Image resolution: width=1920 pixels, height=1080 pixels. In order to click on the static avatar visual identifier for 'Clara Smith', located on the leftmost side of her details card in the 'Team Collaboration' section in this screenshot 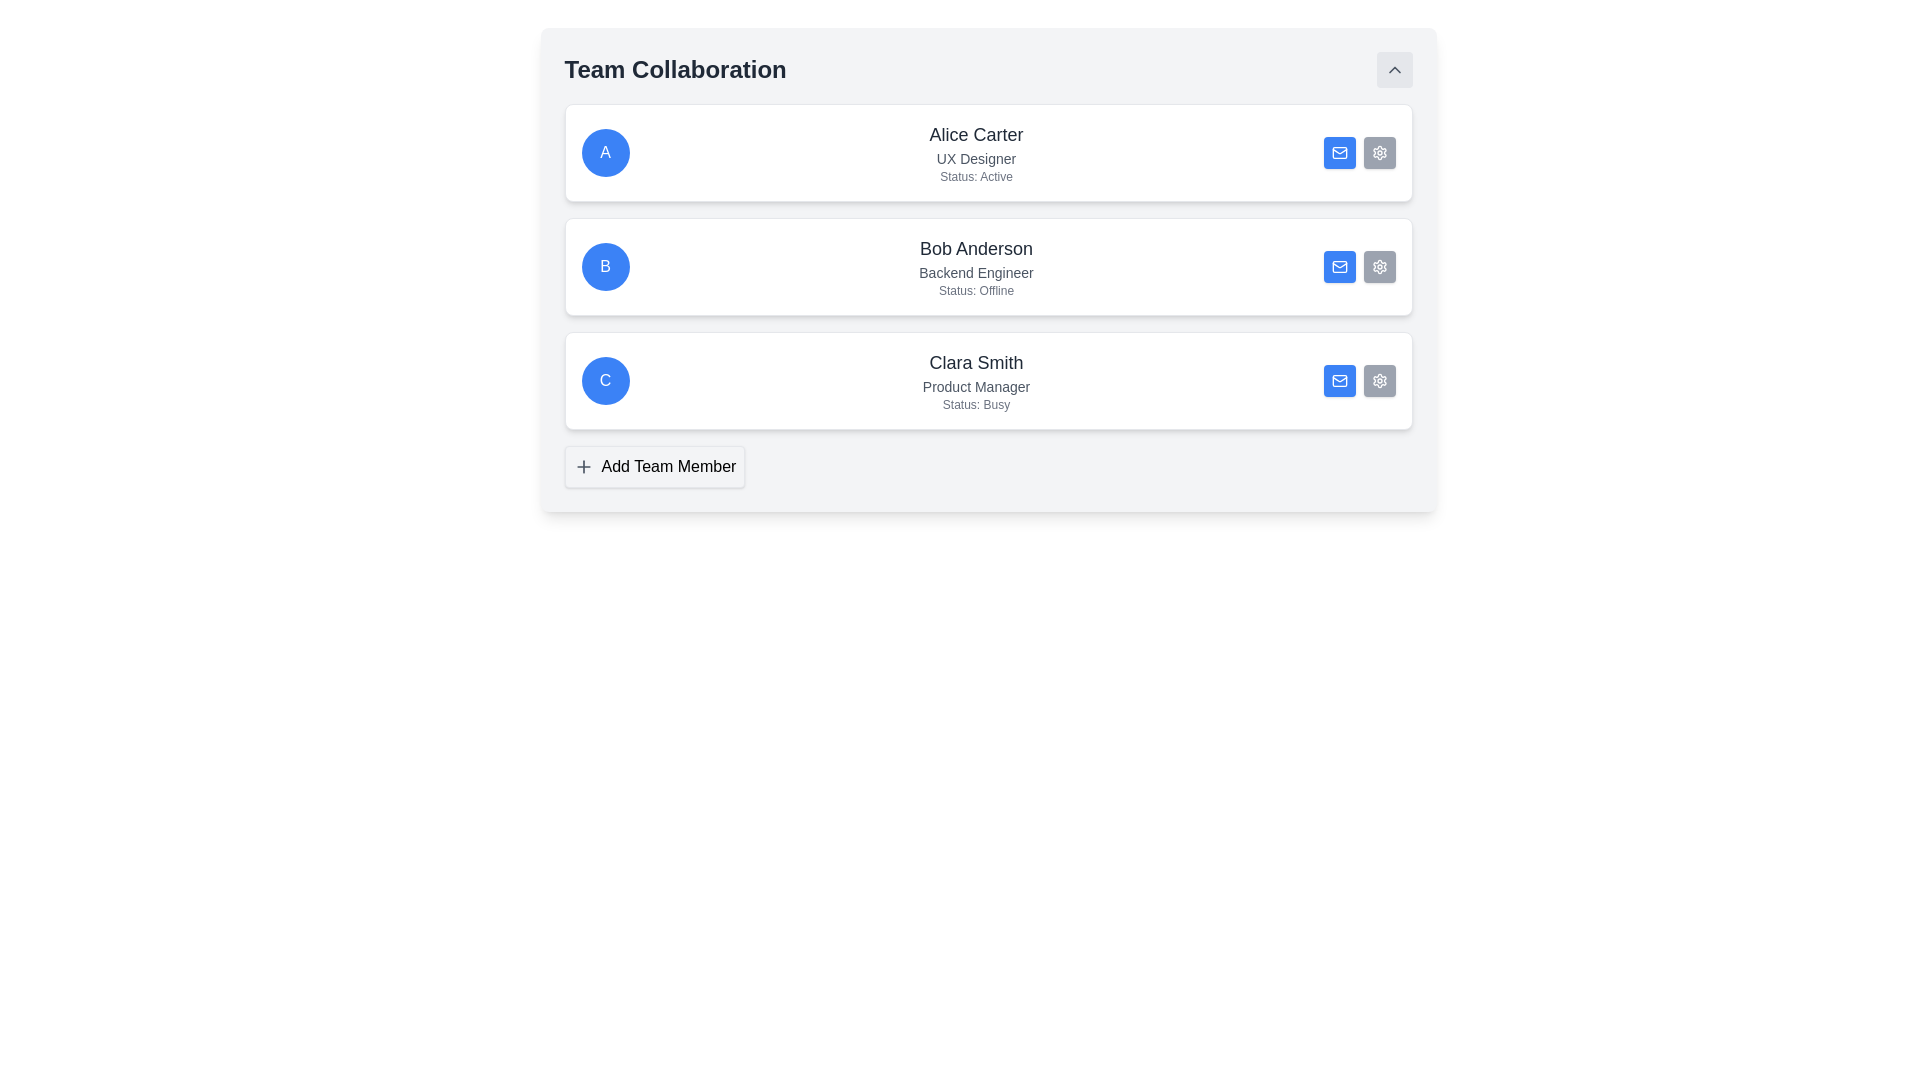, I will do `click(604, 381)`.